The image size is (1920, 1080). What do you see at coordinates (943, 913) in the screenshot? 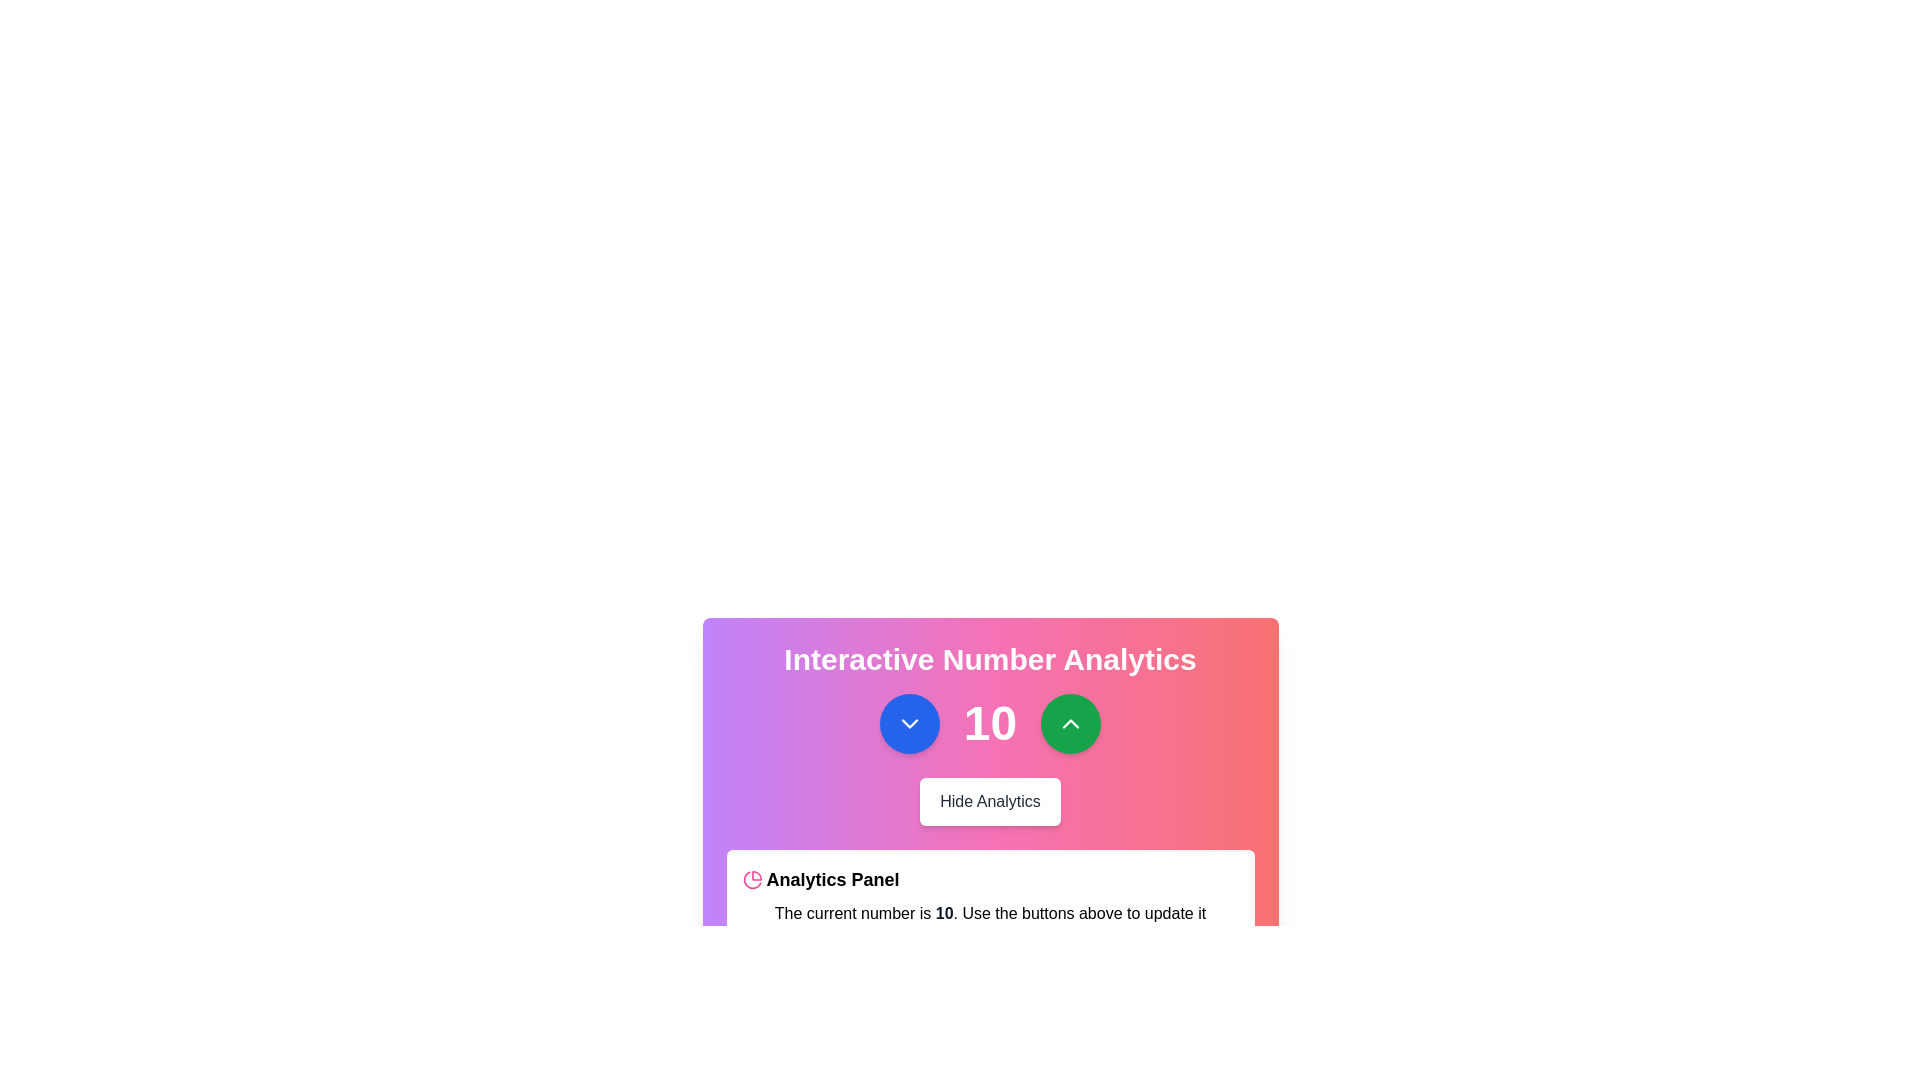
I see `the static text label displaying the current numeric value, which is centrally located within a gradient-colored card interface, surrounded by interactive buttons` at bounding box center [943, 913].